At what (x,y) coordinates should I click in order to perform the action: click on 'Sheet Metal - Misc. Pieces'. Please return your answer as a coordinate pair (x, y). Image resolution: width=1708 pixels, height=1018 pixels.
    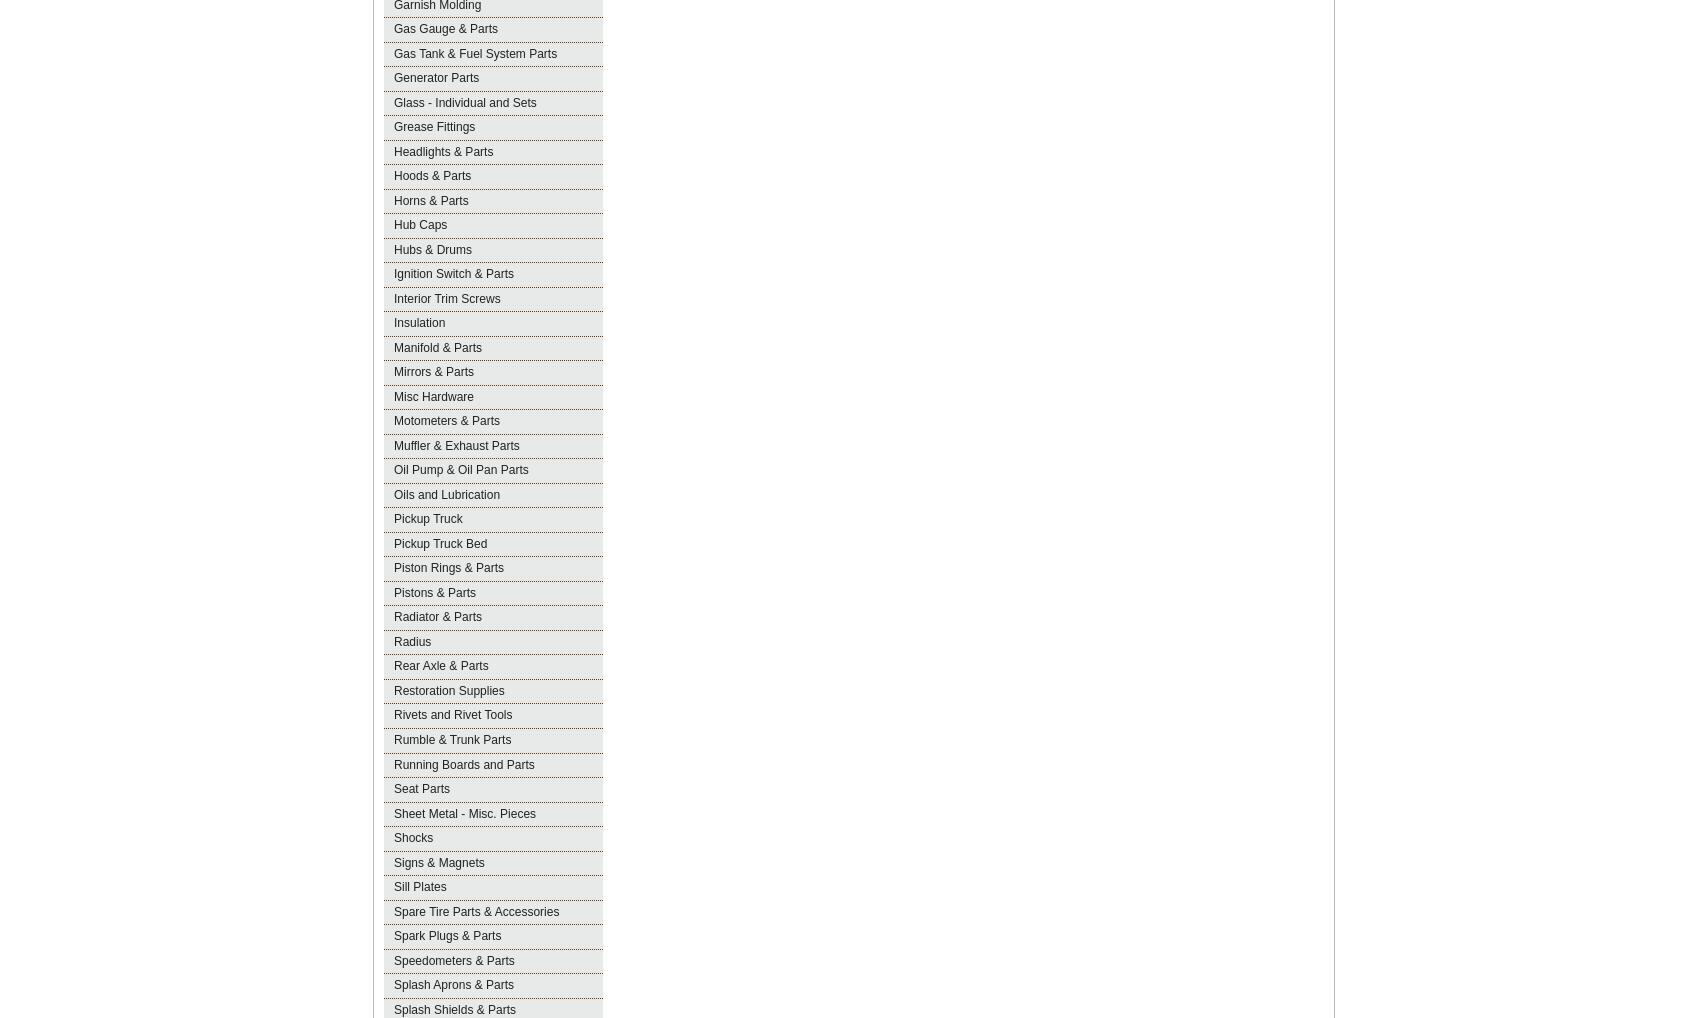
    Looking at the image, I should click on (464, 812).